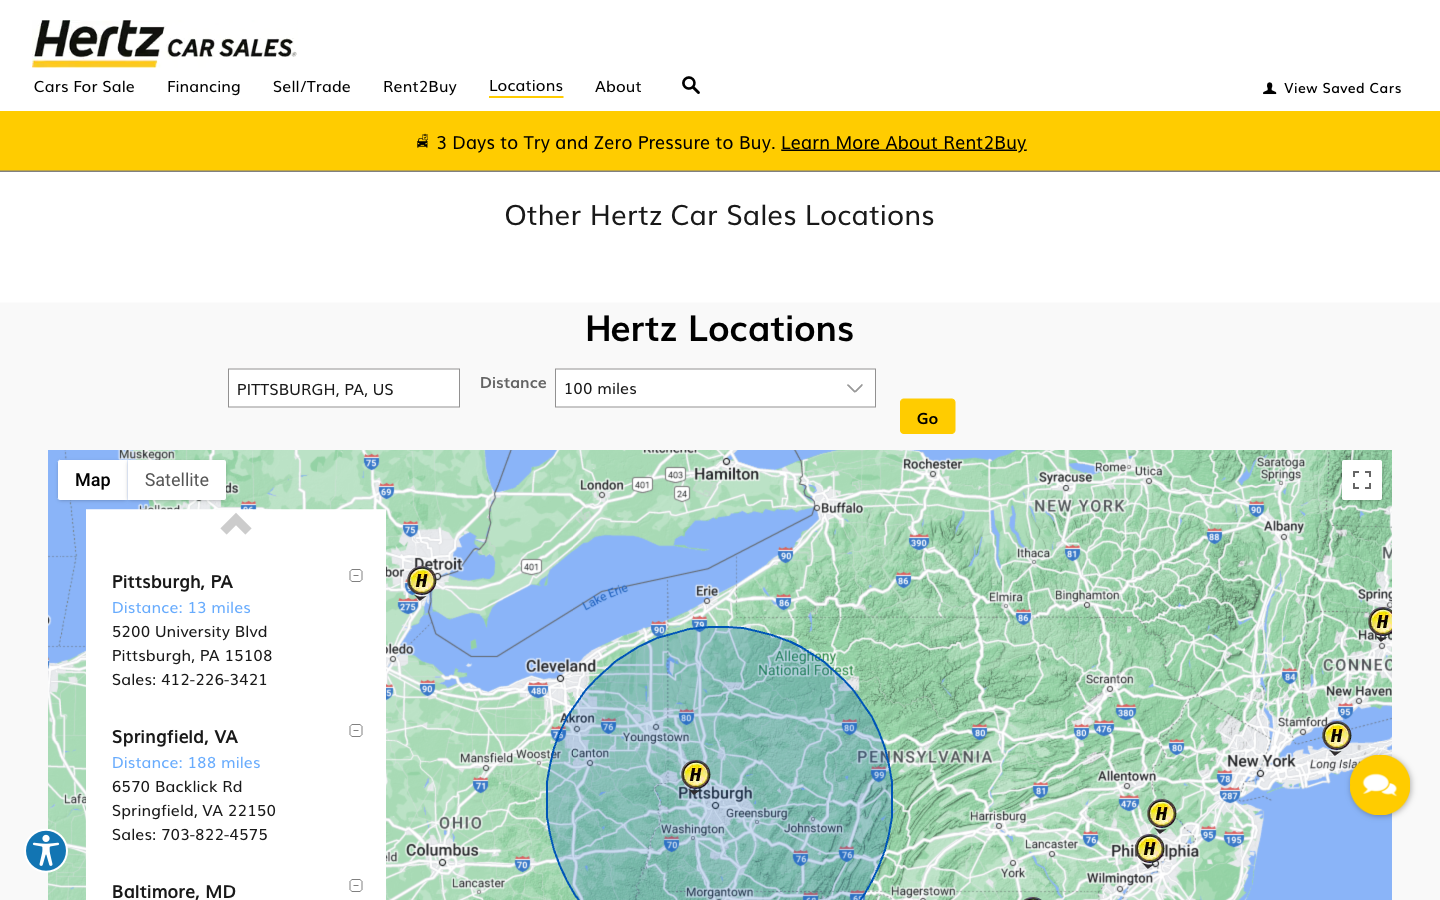 This screenshot has width=1440, height=900. Describe the element at coordinates (691, 78) in the screenshot. I see `Locate the nearby used car dealerships using a search engine` at that location.